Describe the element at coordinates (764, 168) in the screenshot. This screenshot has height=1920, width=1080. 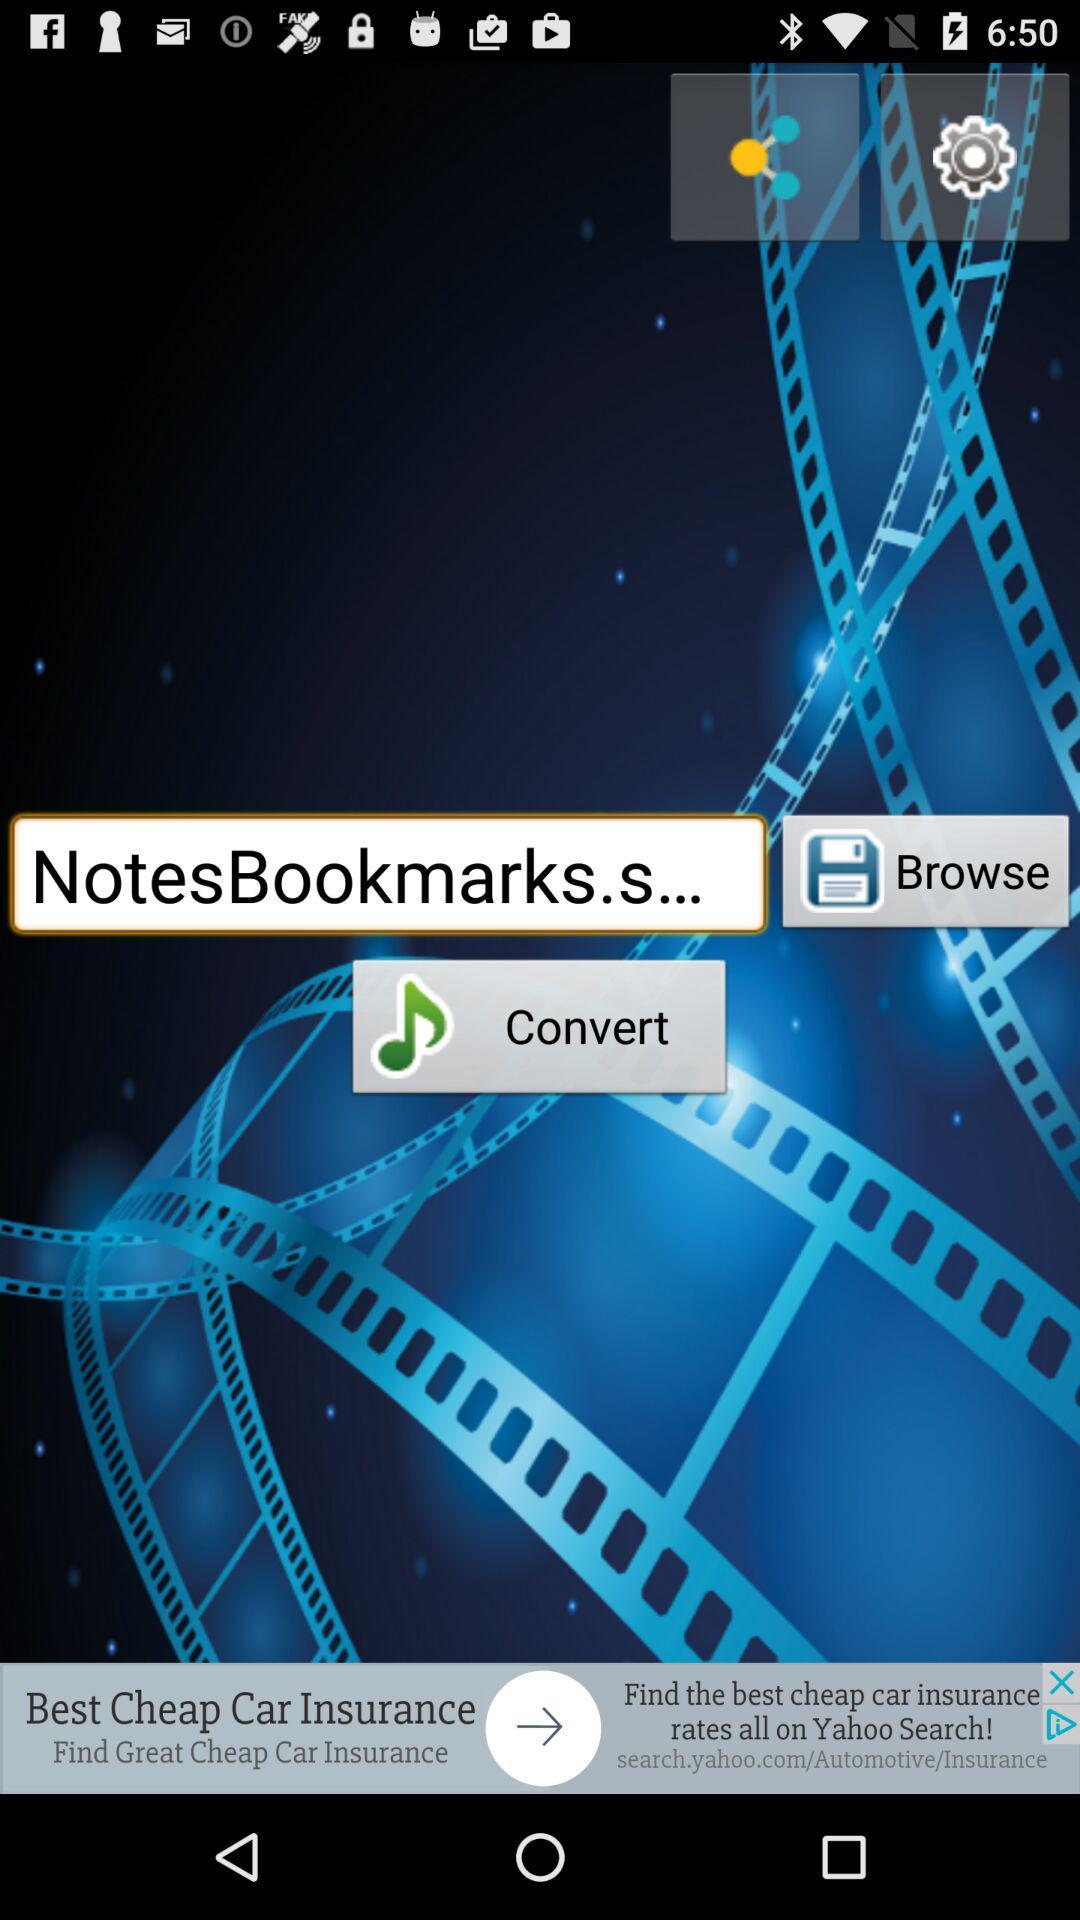
I see `the share icon` at that location.